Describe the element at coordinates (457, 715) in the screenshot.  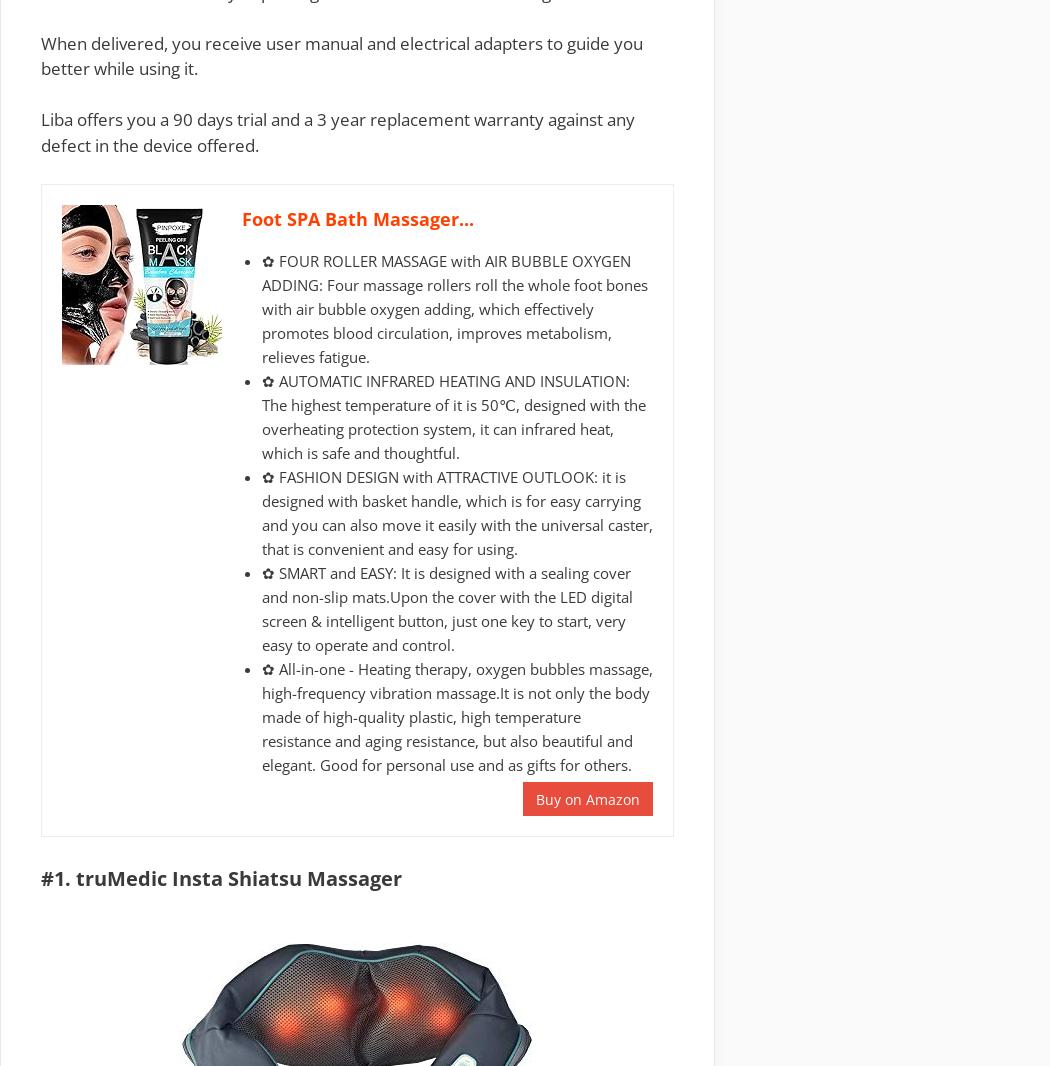
I see `'✿ All-in-one - Heating therapy, oxygen bubbles massage, high-frequency vibration massage.It is not only the body made of high-quality plastic, high temperature resistance and aging resistance, but also beautiful and elegant. Good for personal use and as gifts for others.'` at that location.